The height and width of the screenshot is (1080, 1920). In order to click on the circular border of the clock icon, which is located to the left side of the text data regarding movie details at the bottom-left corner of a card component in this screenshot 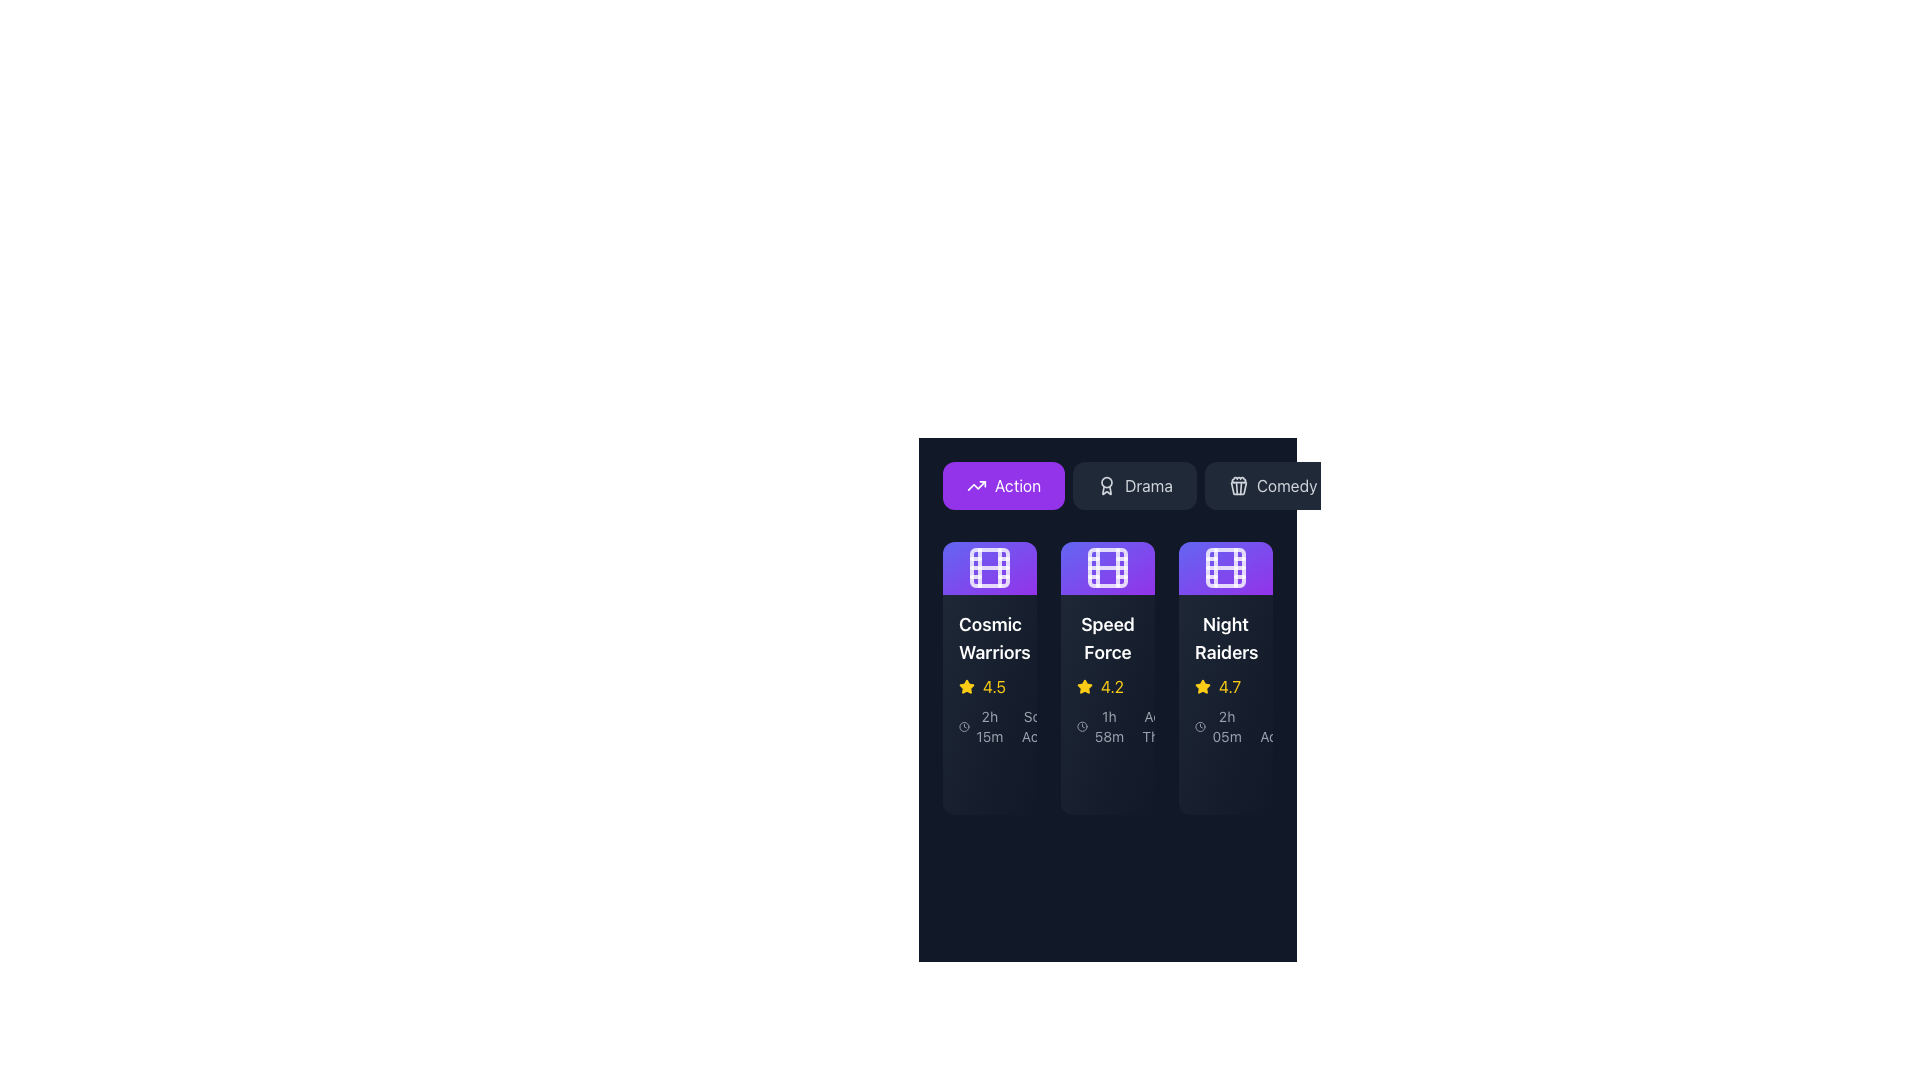, I will do `click(964, 726)`.